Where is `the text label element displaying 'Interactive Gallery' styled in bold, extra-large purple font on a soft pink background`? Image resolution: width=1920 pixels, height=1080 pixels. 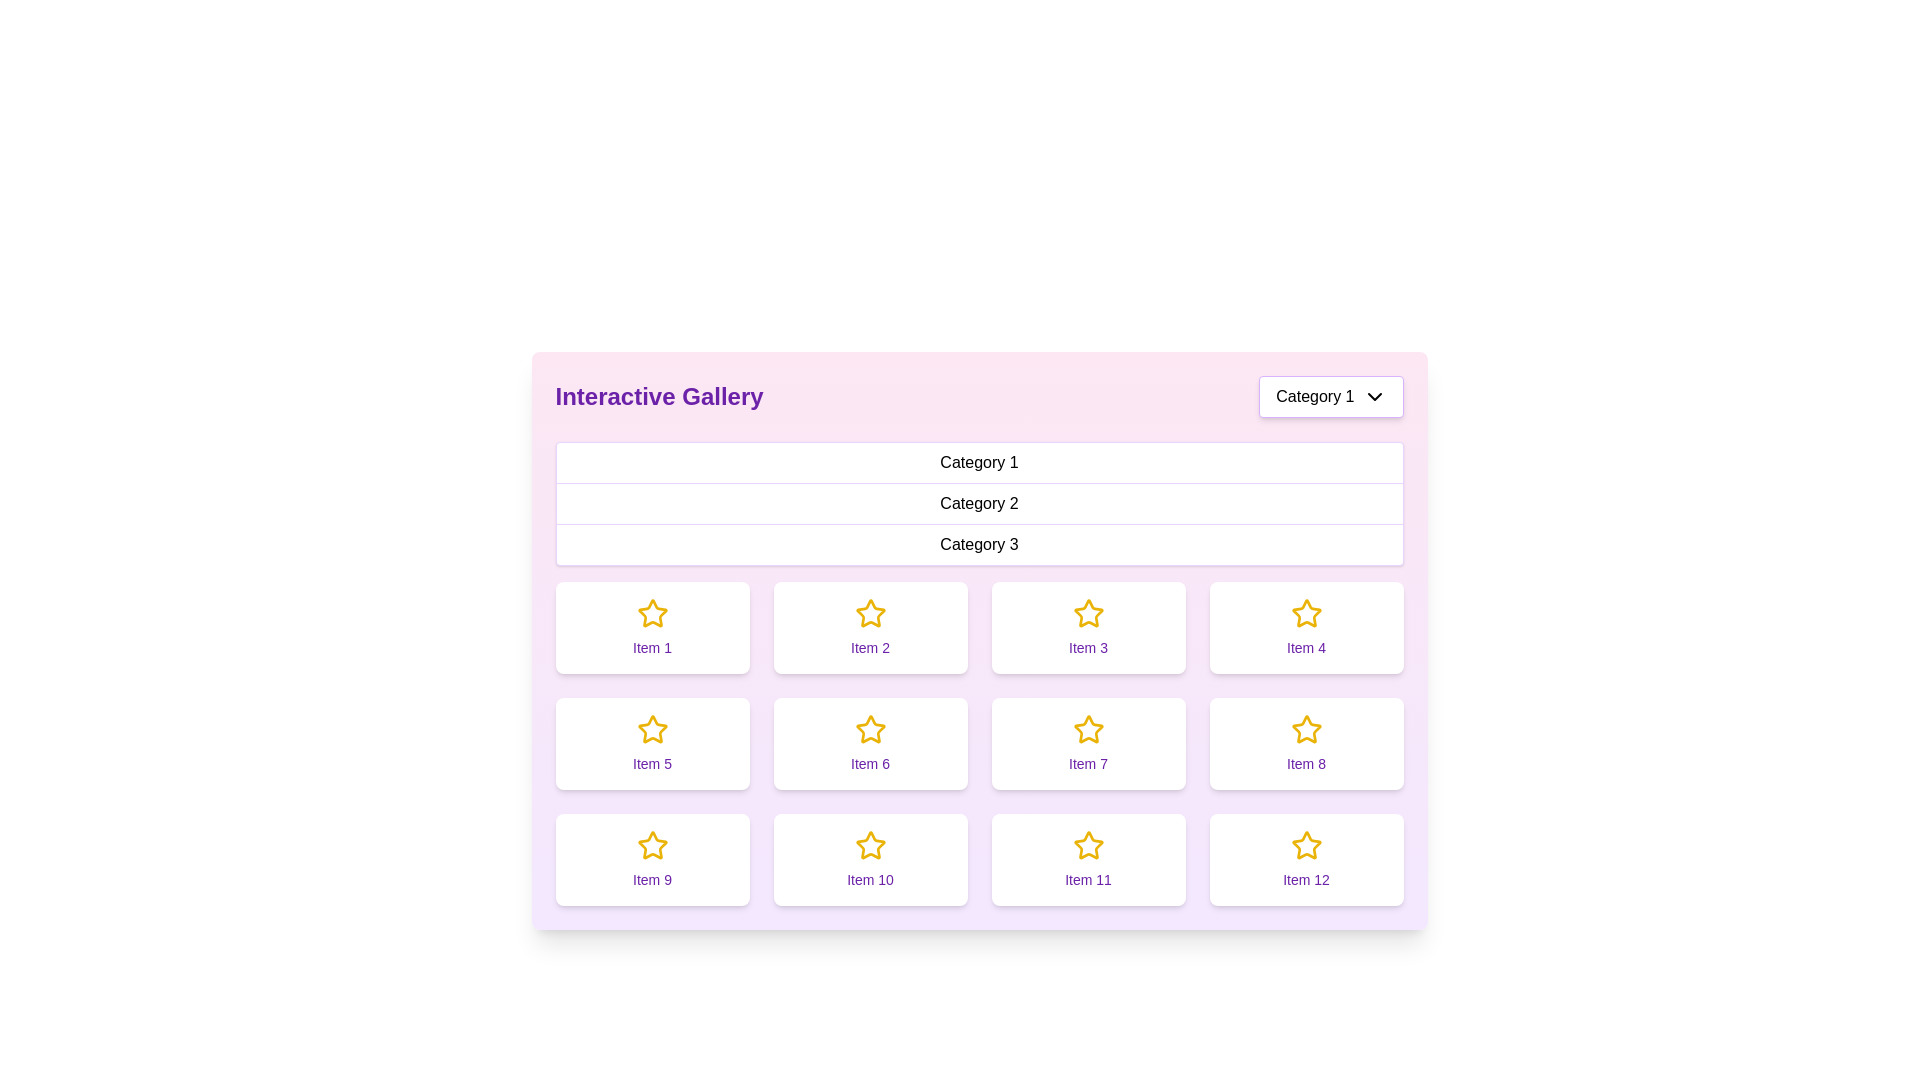 the text label element displaying 'Interactive Gallery' styled in bold, extra-large purple font on a soft pink background is located at coordinates (659, 397).